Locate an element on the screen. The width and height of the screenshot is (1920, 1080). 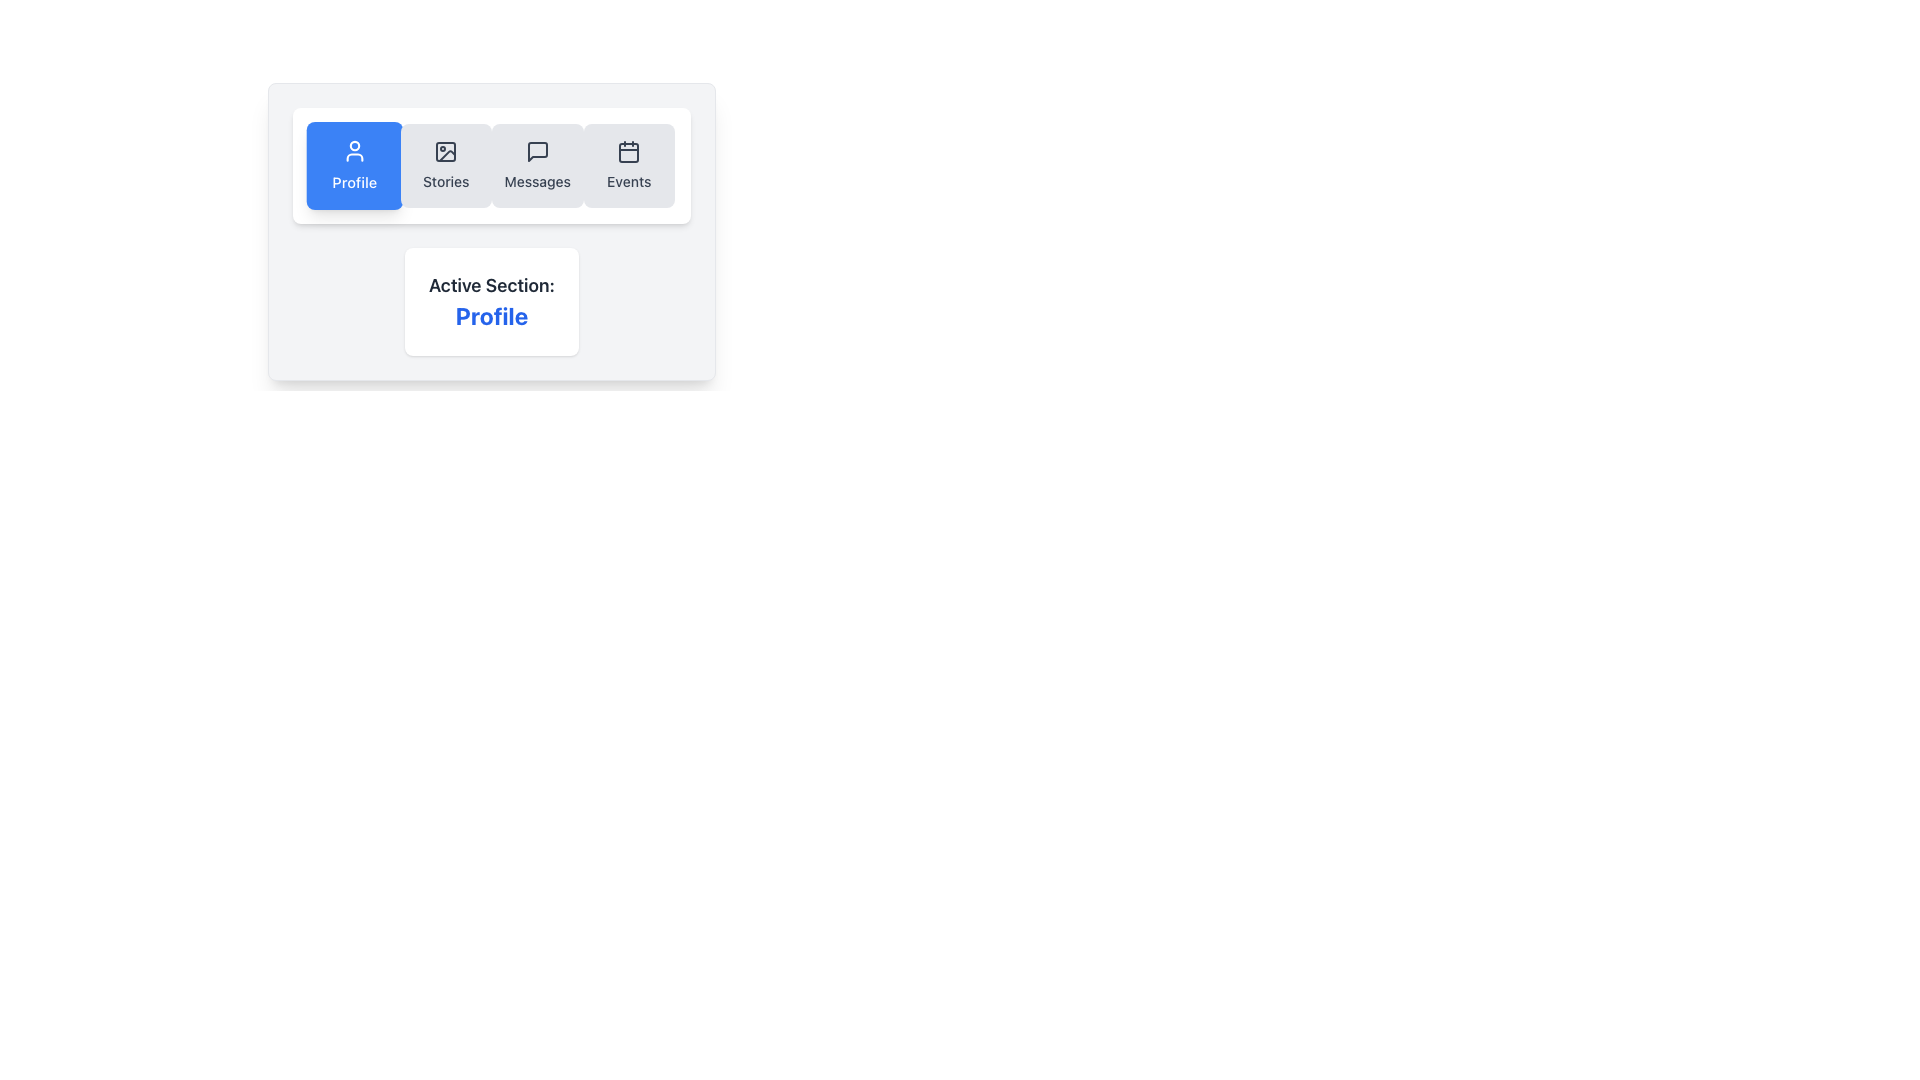
the Informative display box, which is a white rectangular box with rounded corners containing the text 'Active Section:' in dark gray and 'Profile' in bold blue, located beneath the menu bar and aligned with the 'Profile' tab is located at coordinates (491, 301).